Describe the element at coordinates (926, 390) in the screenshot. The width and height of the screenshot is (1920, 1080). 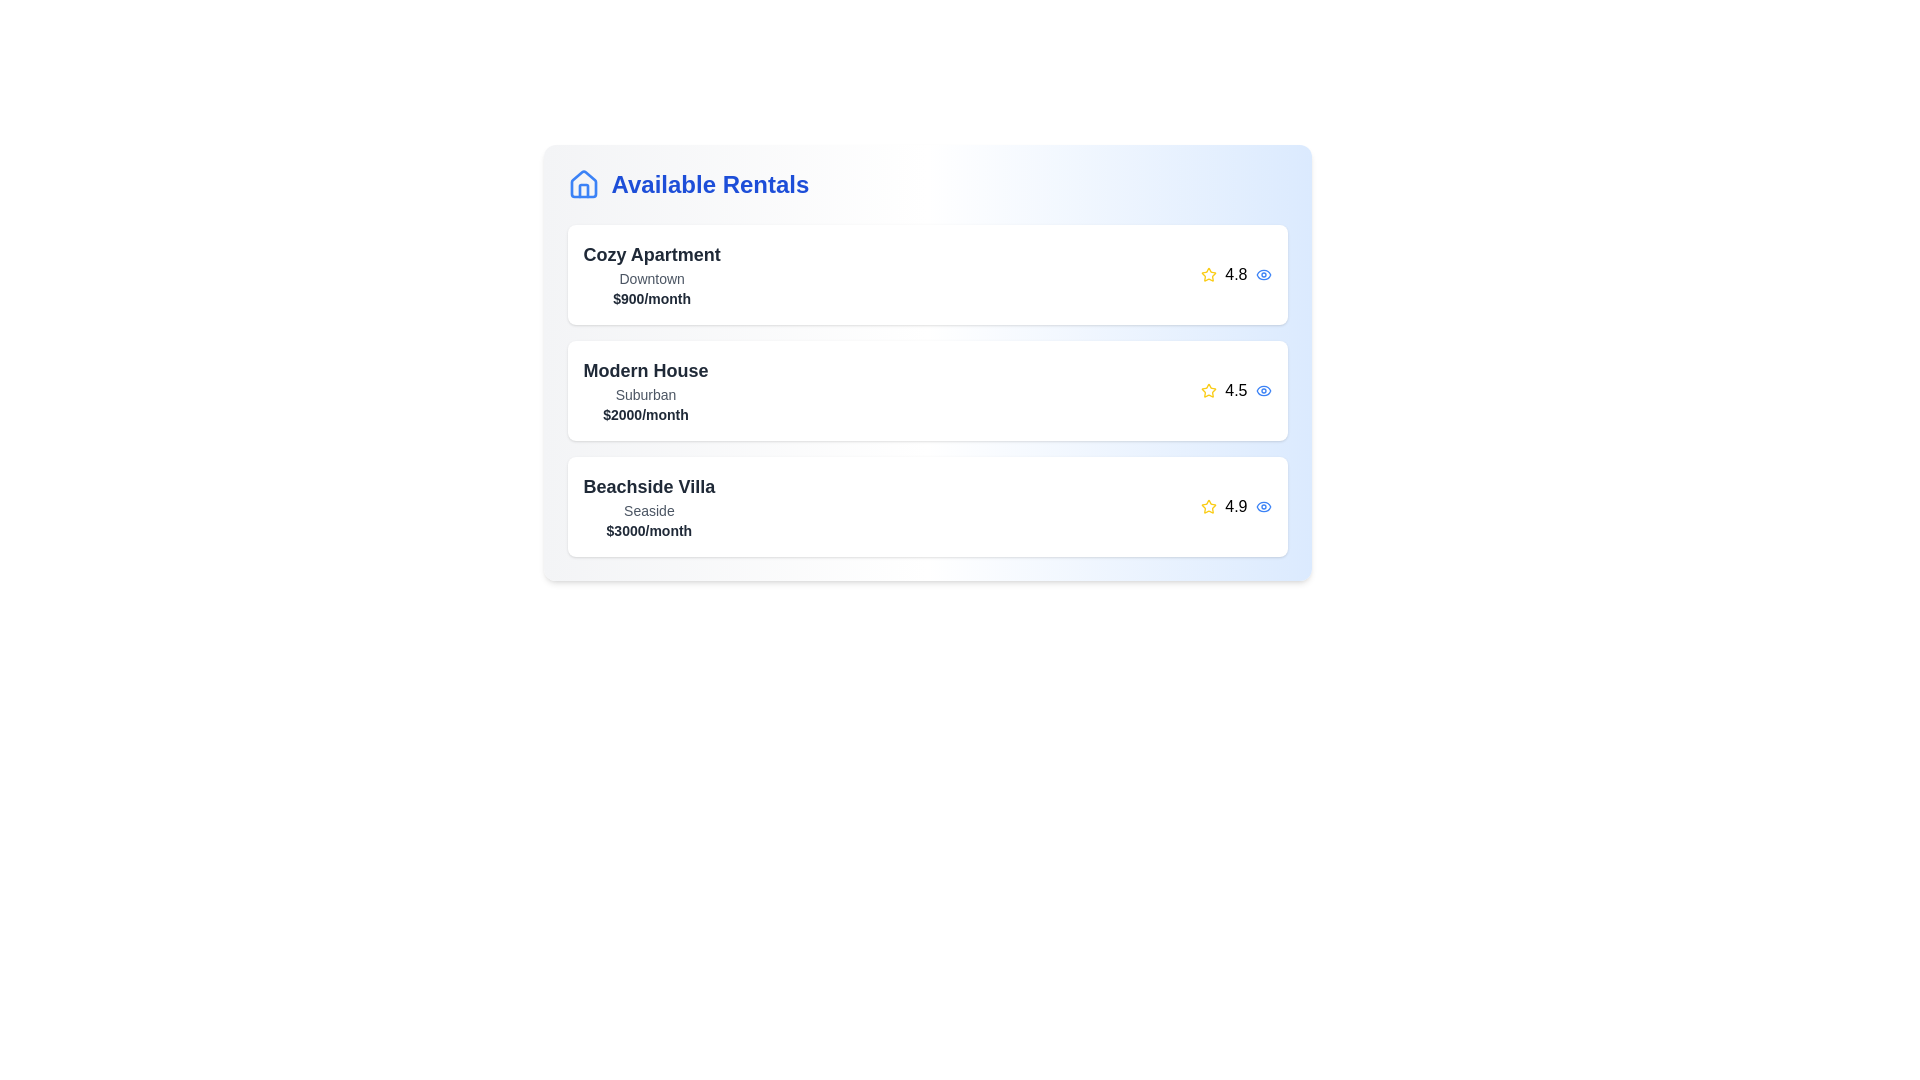
I see `the rental item corresponding to Modern House` at that location.